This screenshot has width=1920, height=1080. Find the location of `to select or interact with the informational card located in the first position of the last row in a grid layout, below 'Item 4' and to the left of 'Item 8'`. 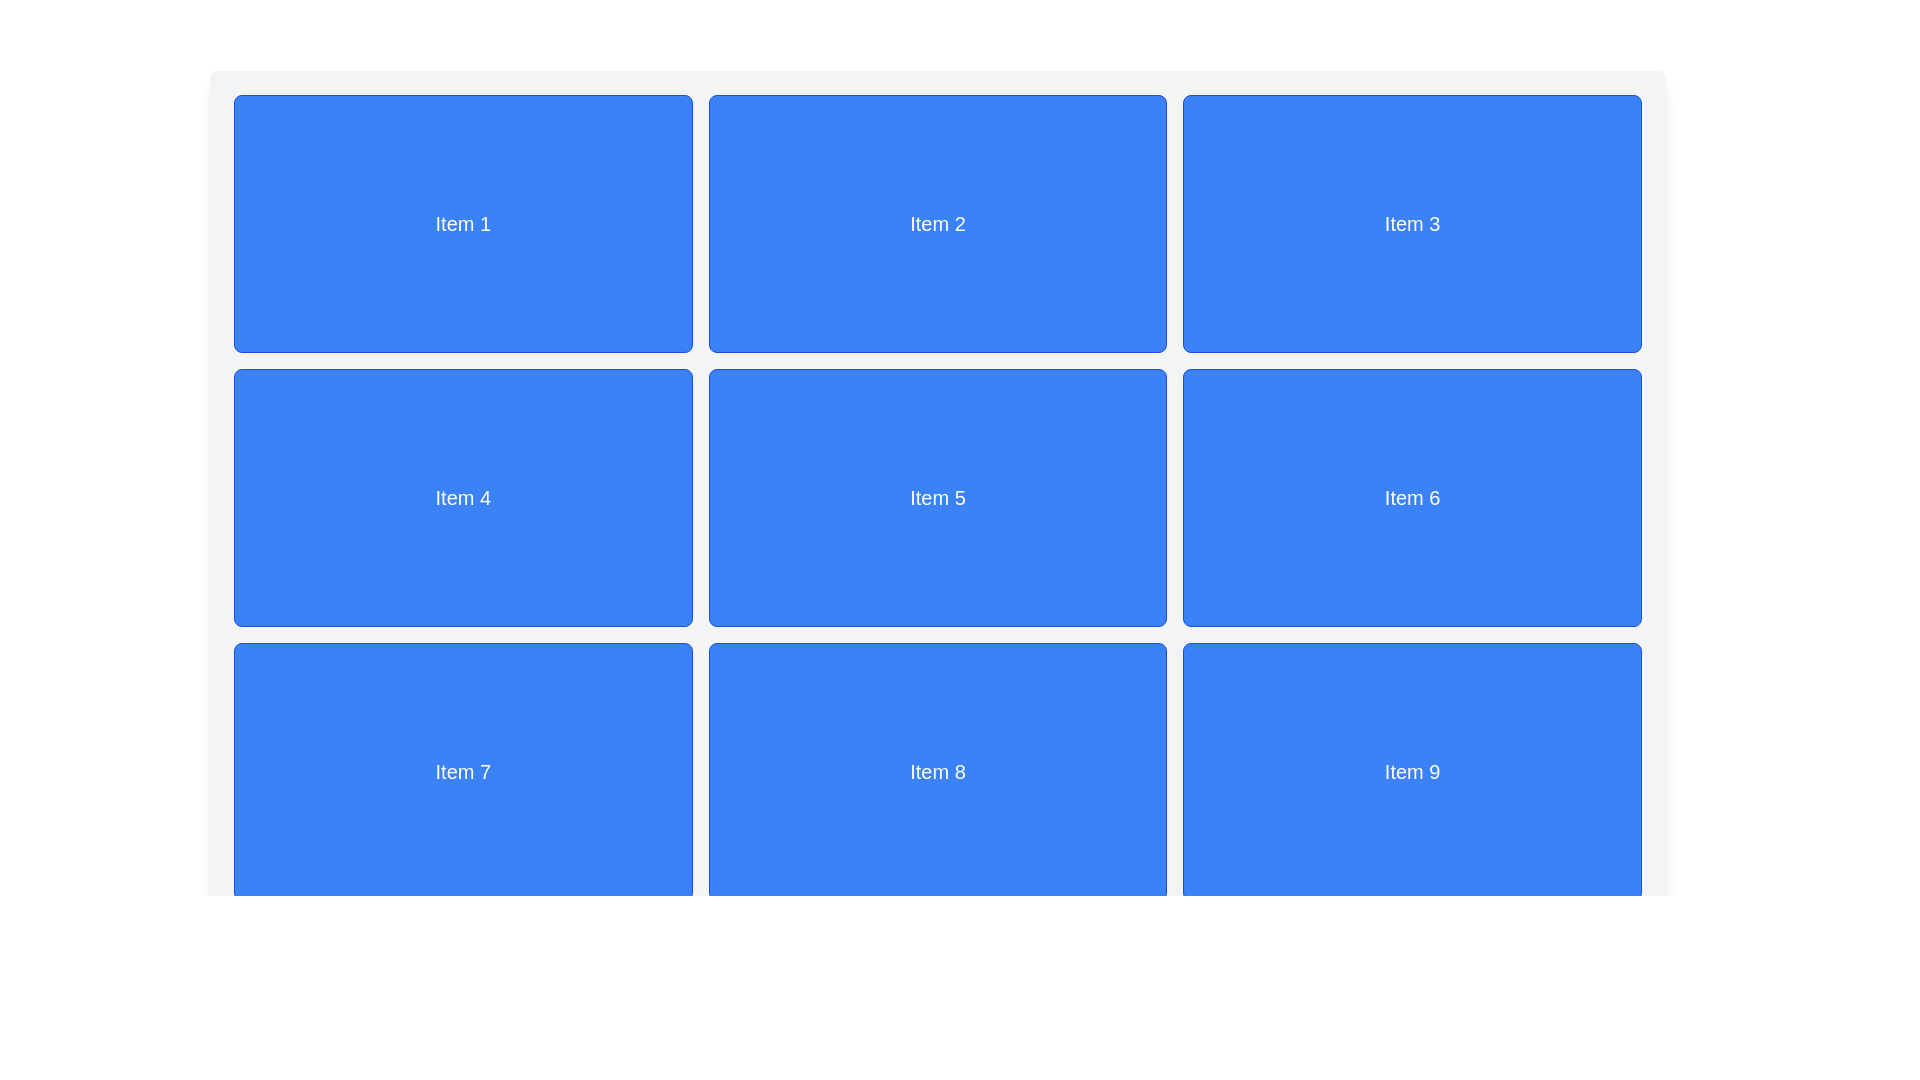

to select or interact with the informational card located in the first position of the last row in a grid layout, below 'Item 4' and to the left of 'Item 8' is located at coordinates (462, 770).